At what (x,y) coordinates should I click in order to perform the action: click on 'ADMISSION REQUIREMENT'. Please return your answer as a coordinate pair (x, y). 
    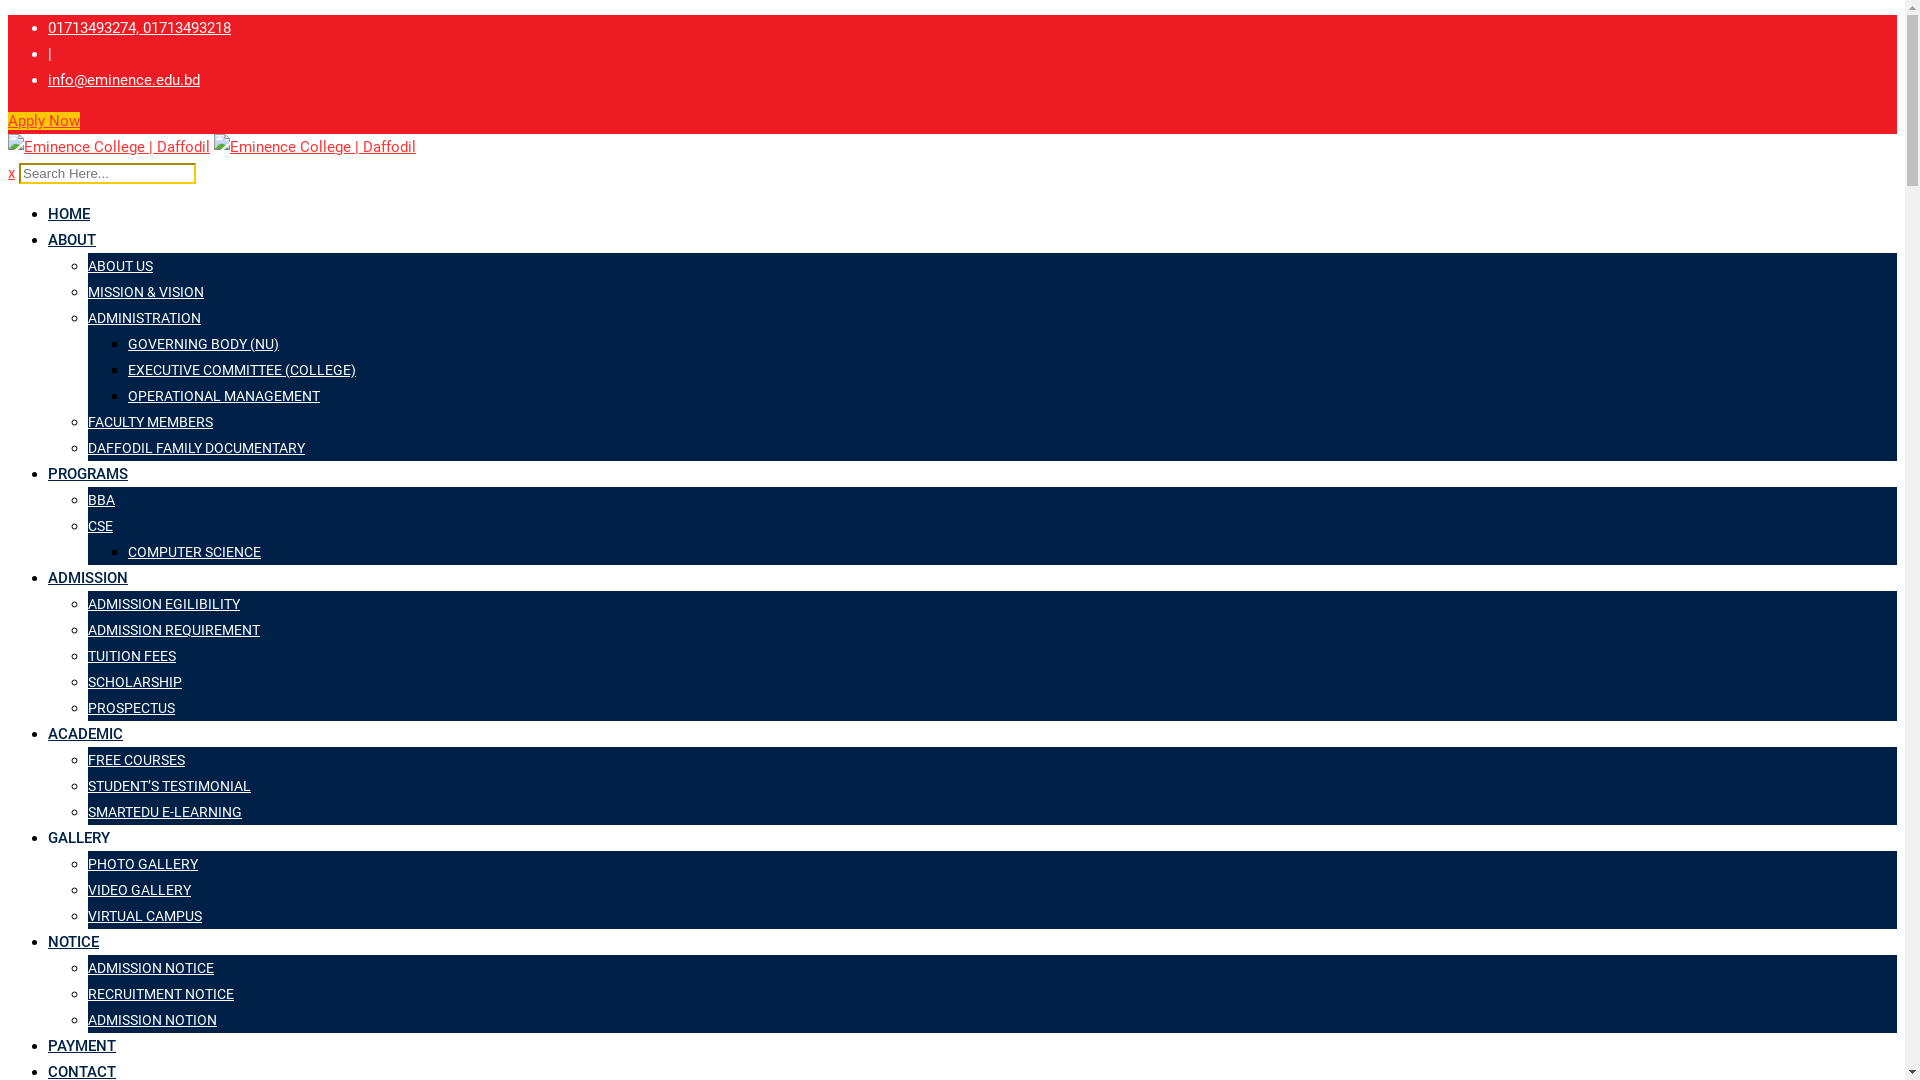
    Looking at the image, I should click on (86, 628).